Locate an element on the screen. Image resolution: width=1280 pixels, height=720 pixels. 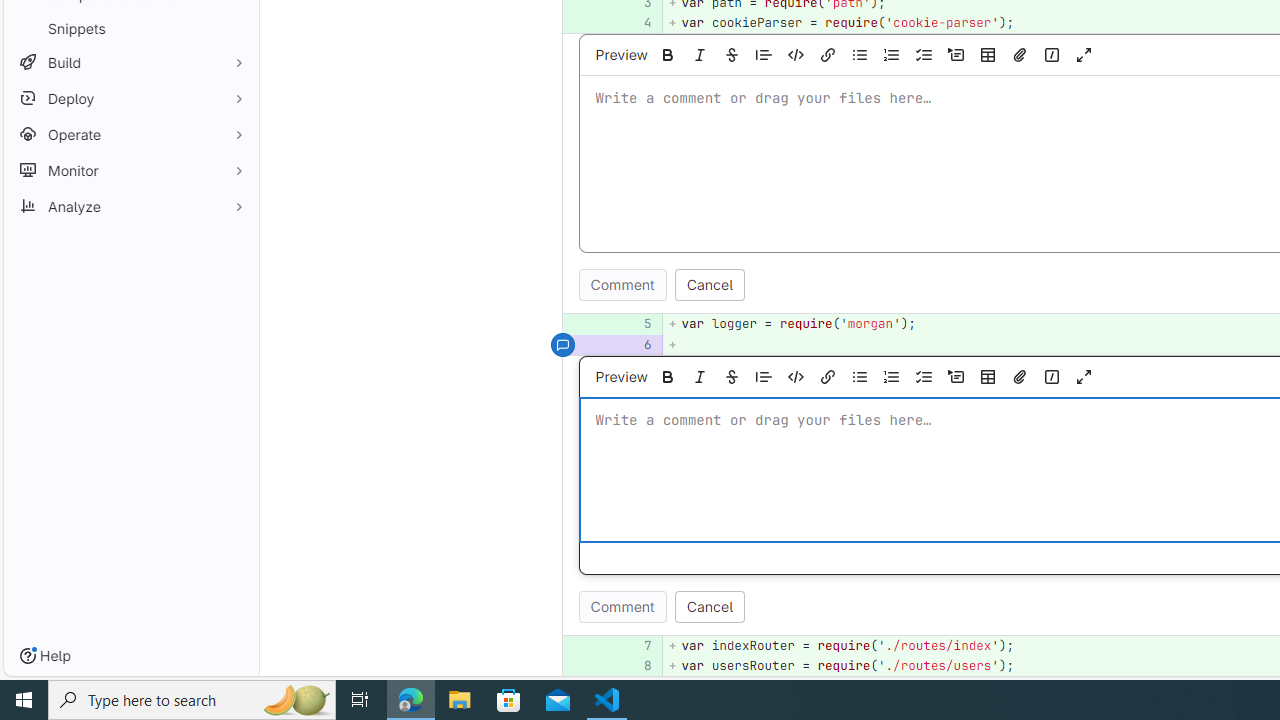
'4' is located at coordinates (636, 23).